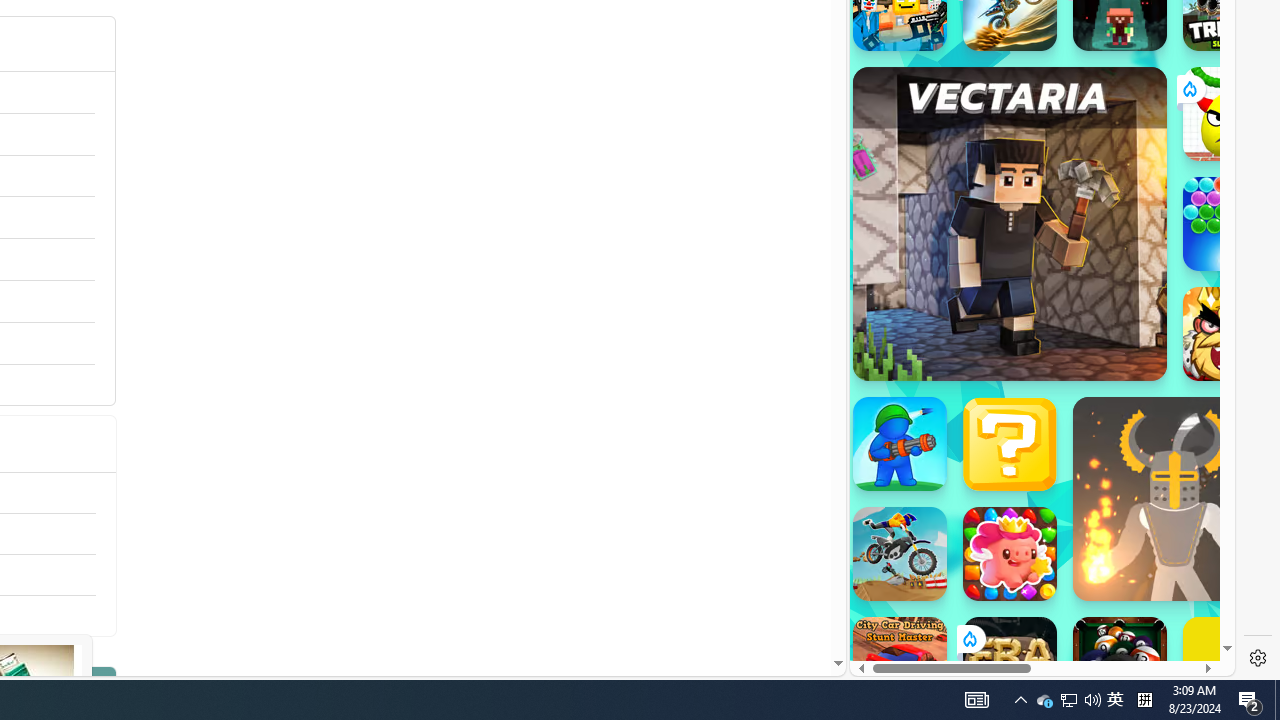 The width and height of the screenshot is (1280, 720). I want to click on 'Class: rCs5cyEiqiTpYvt_VBCR', so click(968, 639).